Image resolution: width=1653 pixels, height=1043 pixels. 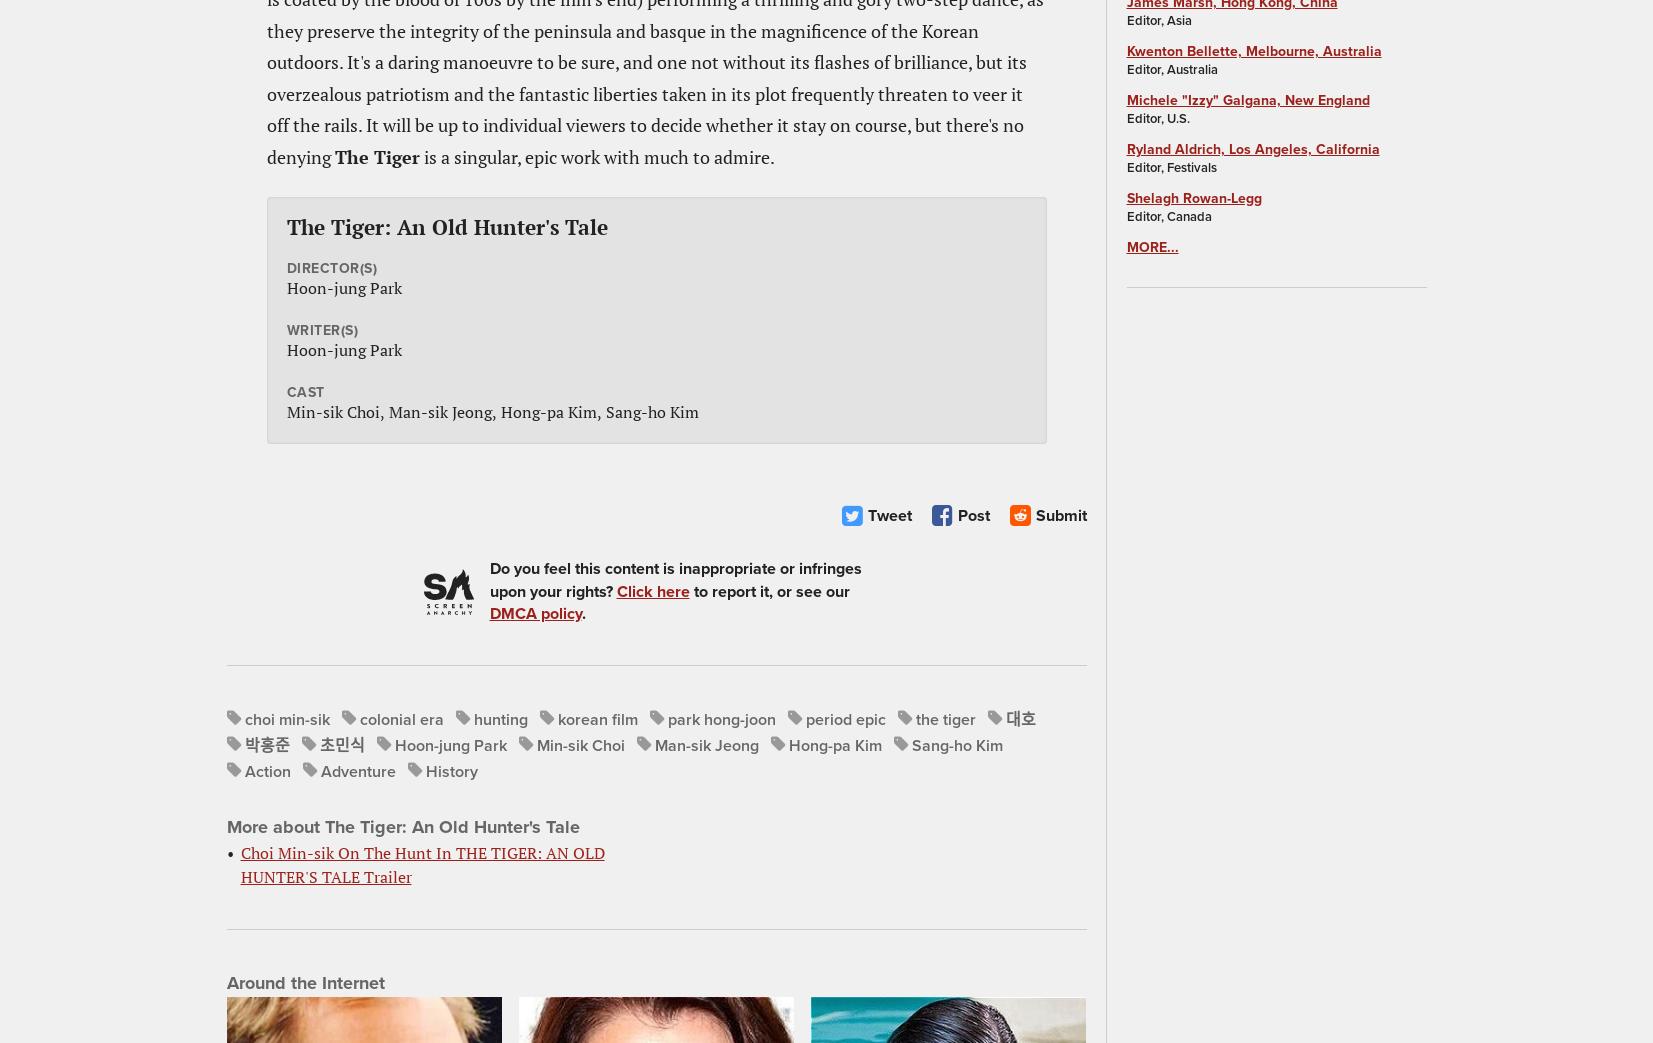 What do you see at coordinates (239, 864) in the screenshot?
I see `'Choi Min-sik On The Hunt In THE TIGER: AN OLD HUNTER'S TALE Trailer'` at bounding box center [239, 864].